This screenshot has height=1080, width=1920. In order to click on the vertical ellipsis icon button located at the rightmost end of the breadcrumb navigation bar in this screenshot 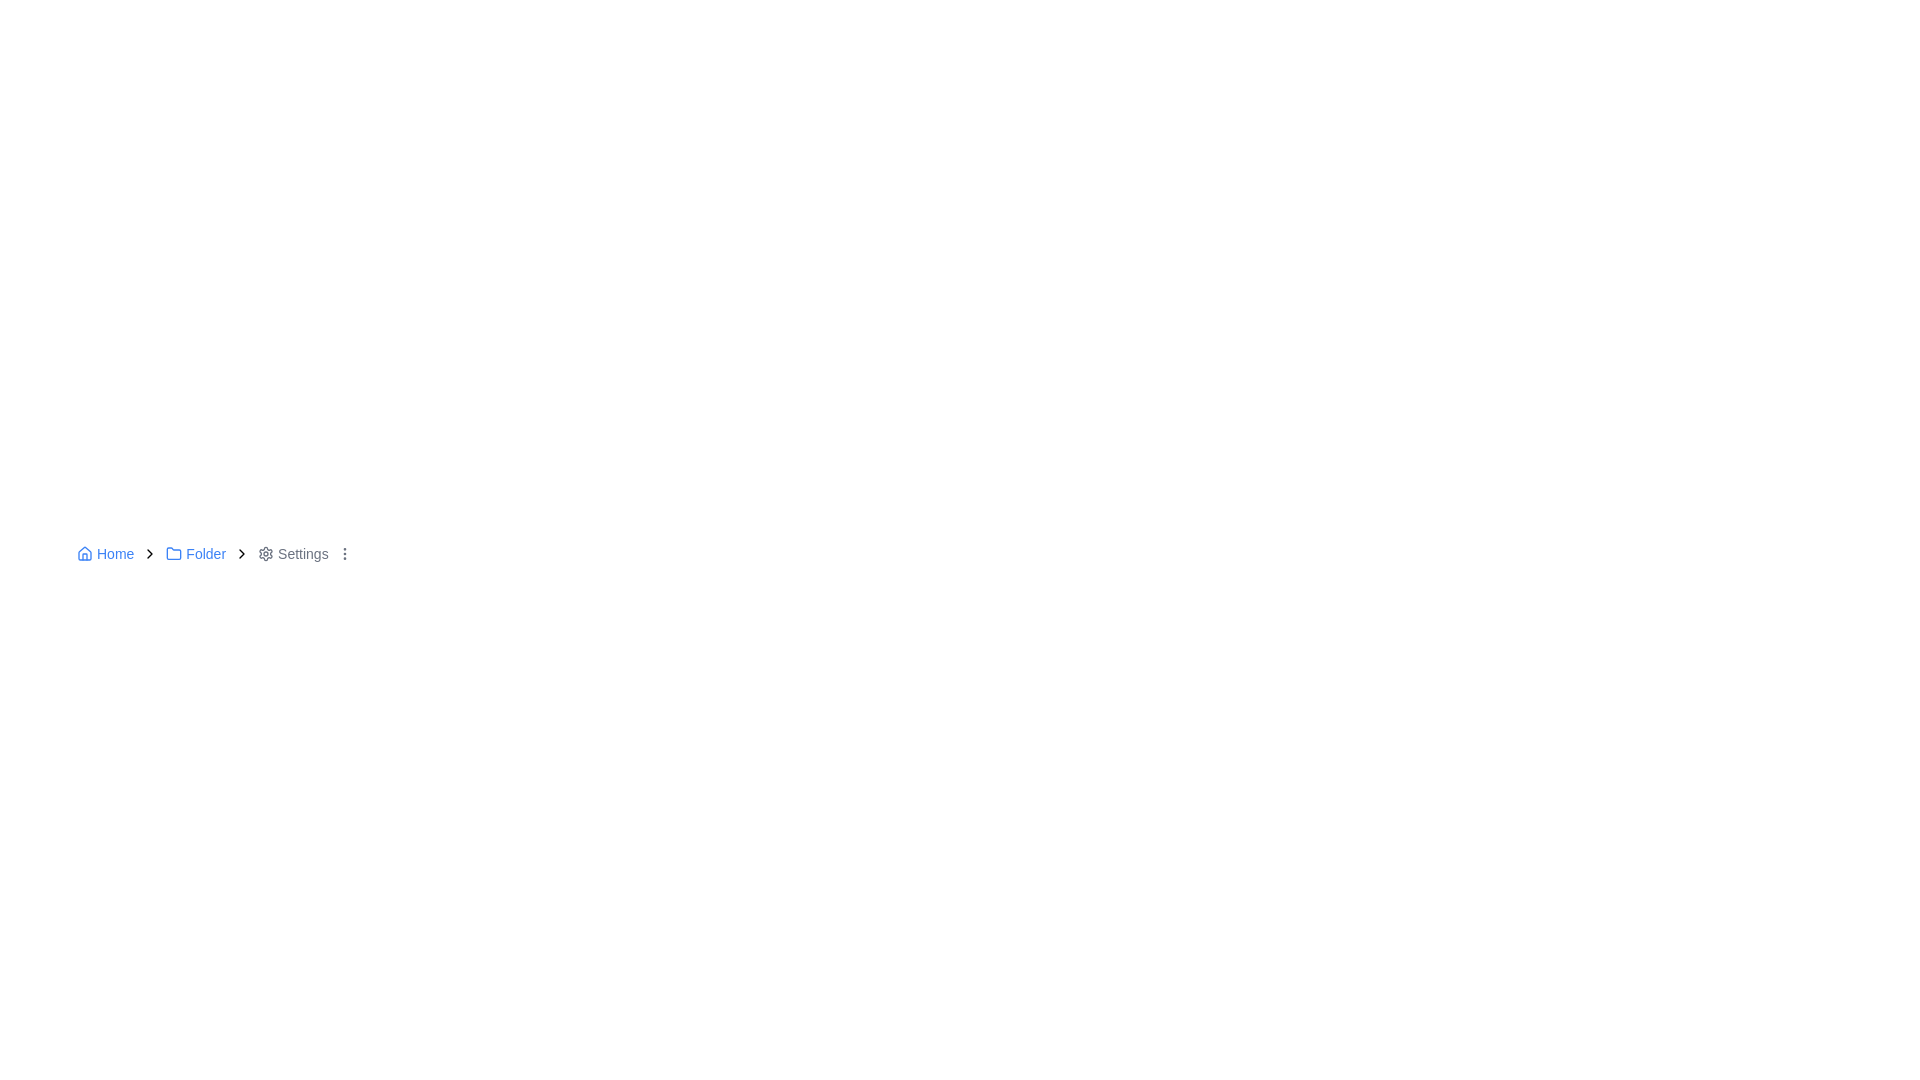, I will do `click(344, 554)`.